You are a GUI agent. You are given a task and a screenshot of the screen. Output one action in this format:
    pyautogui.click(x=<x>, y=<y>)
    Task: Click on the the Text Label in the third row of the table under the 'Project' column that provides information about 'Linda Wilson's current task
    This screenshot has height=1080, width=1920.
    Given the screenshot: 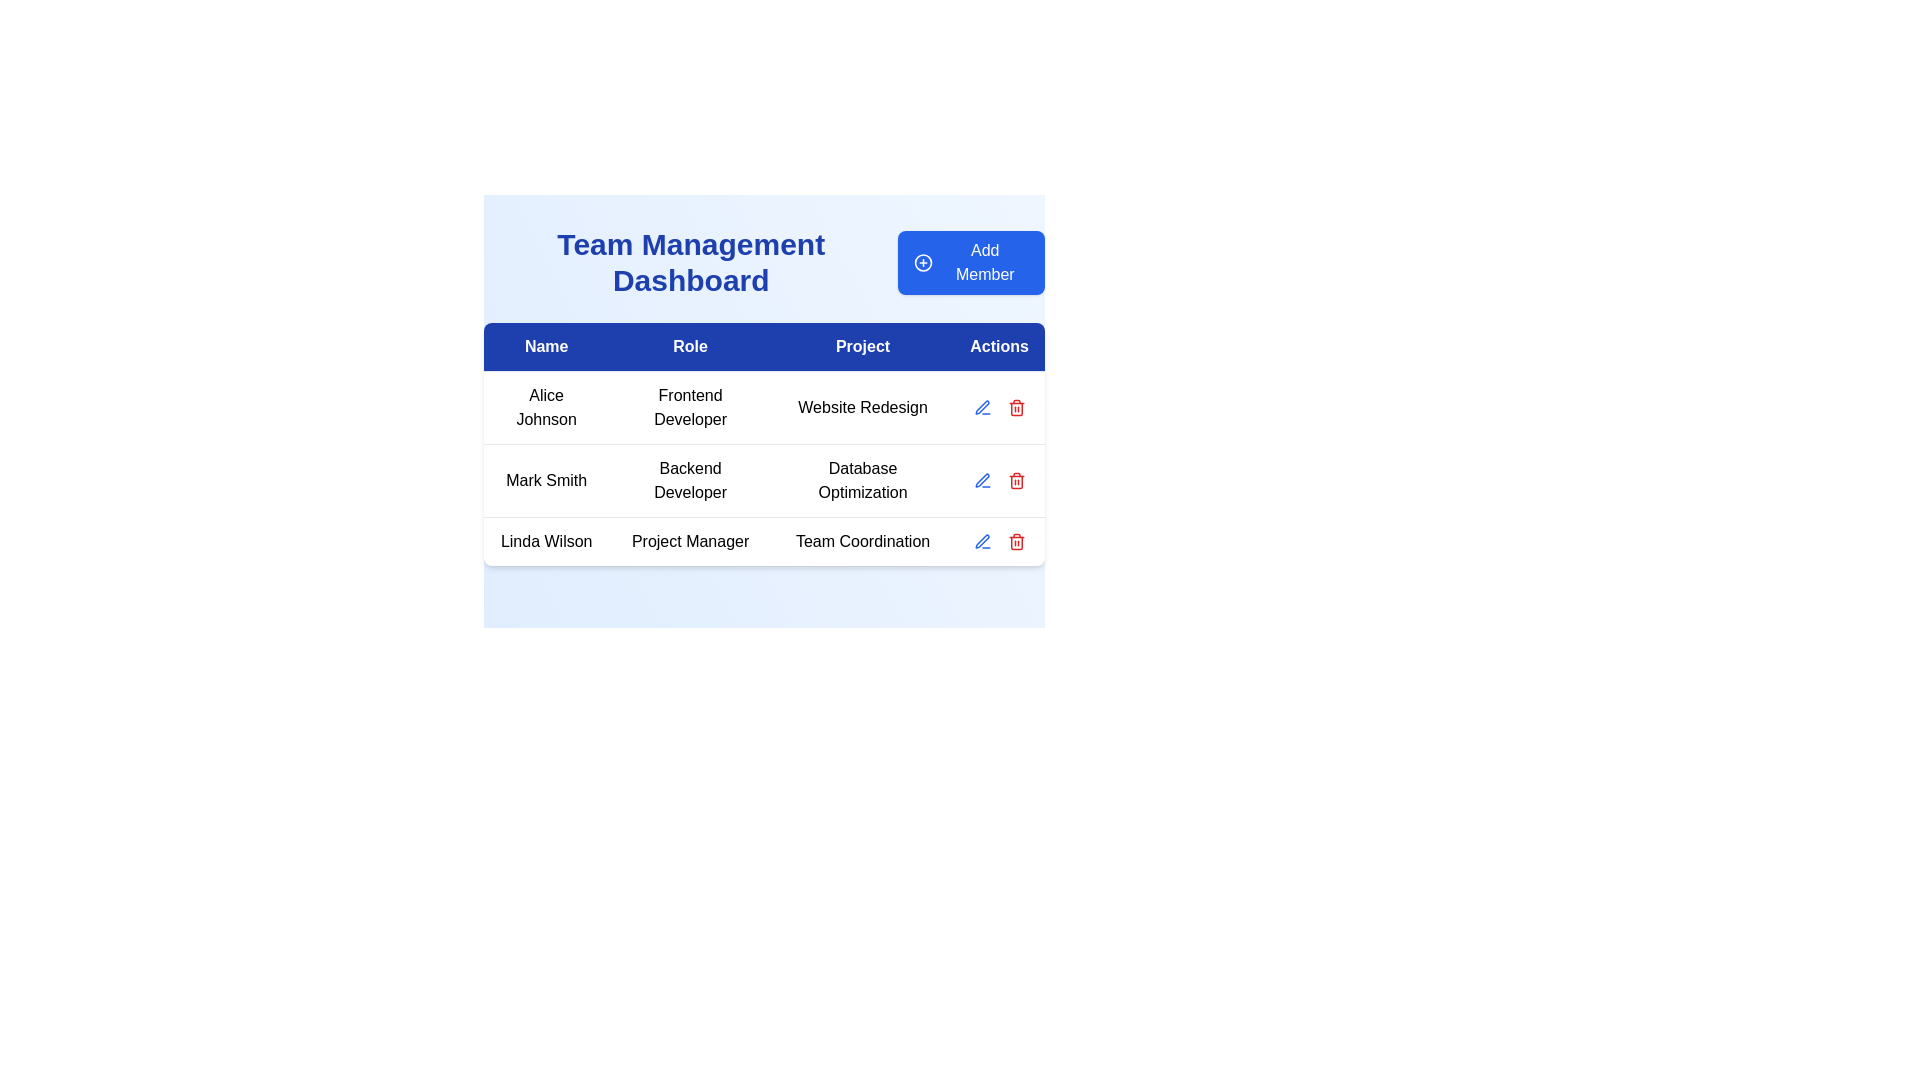 What is the action you would take?
    pyautogui.click(x=863, y=541)
    